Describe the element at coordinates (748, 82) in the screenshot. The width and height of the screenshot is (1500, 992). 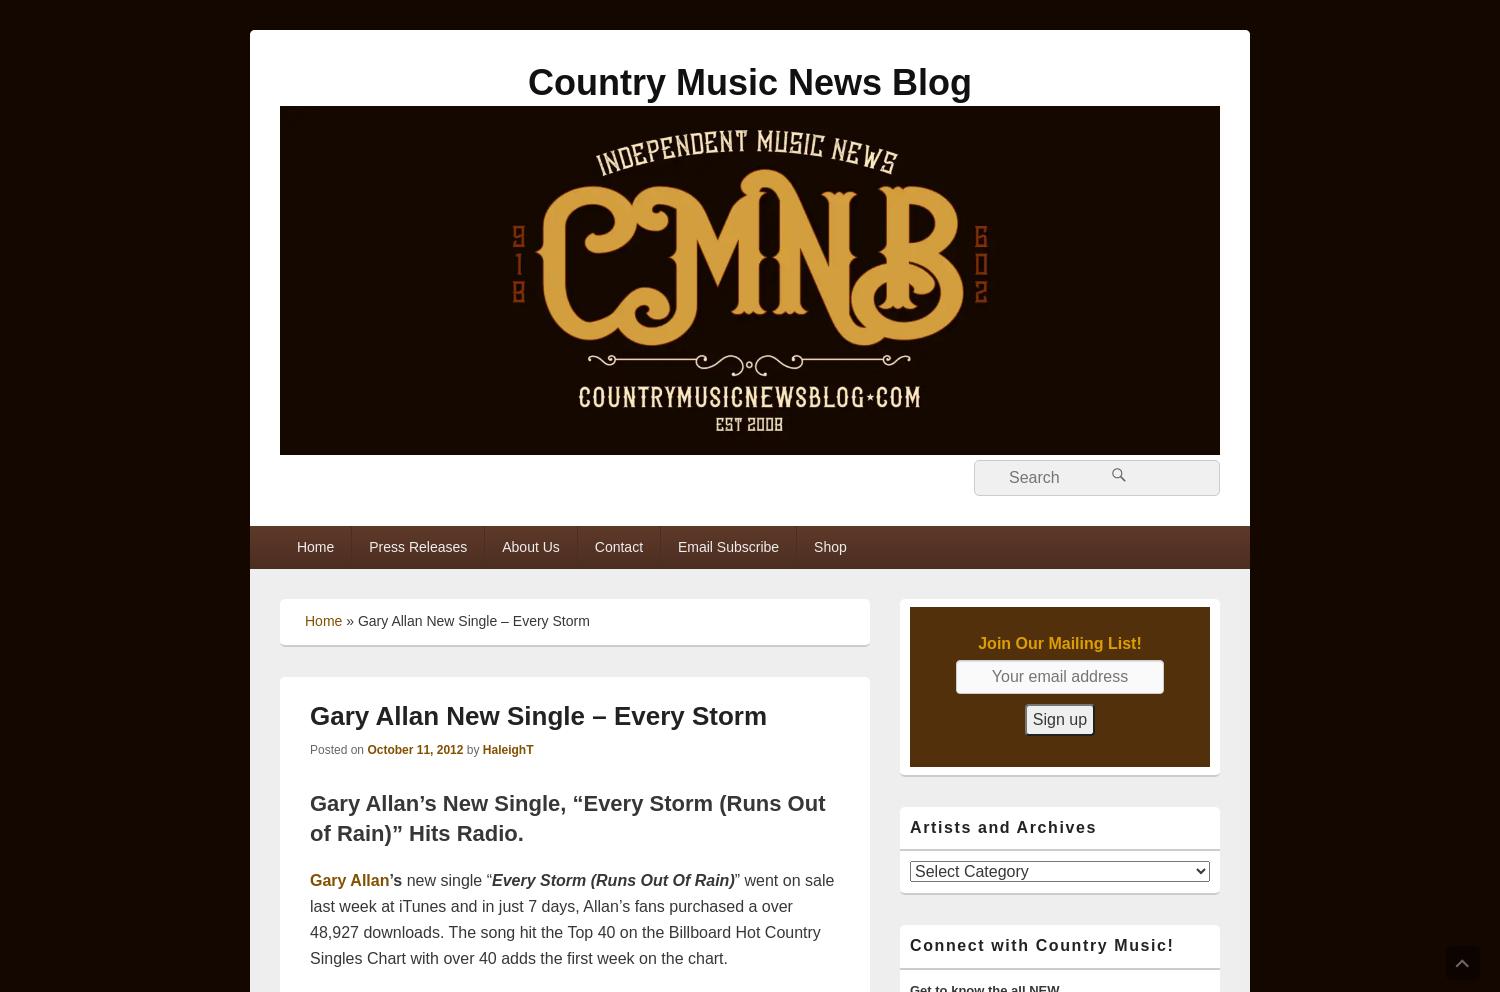
I see `'Country Music News Blog'` at that location.